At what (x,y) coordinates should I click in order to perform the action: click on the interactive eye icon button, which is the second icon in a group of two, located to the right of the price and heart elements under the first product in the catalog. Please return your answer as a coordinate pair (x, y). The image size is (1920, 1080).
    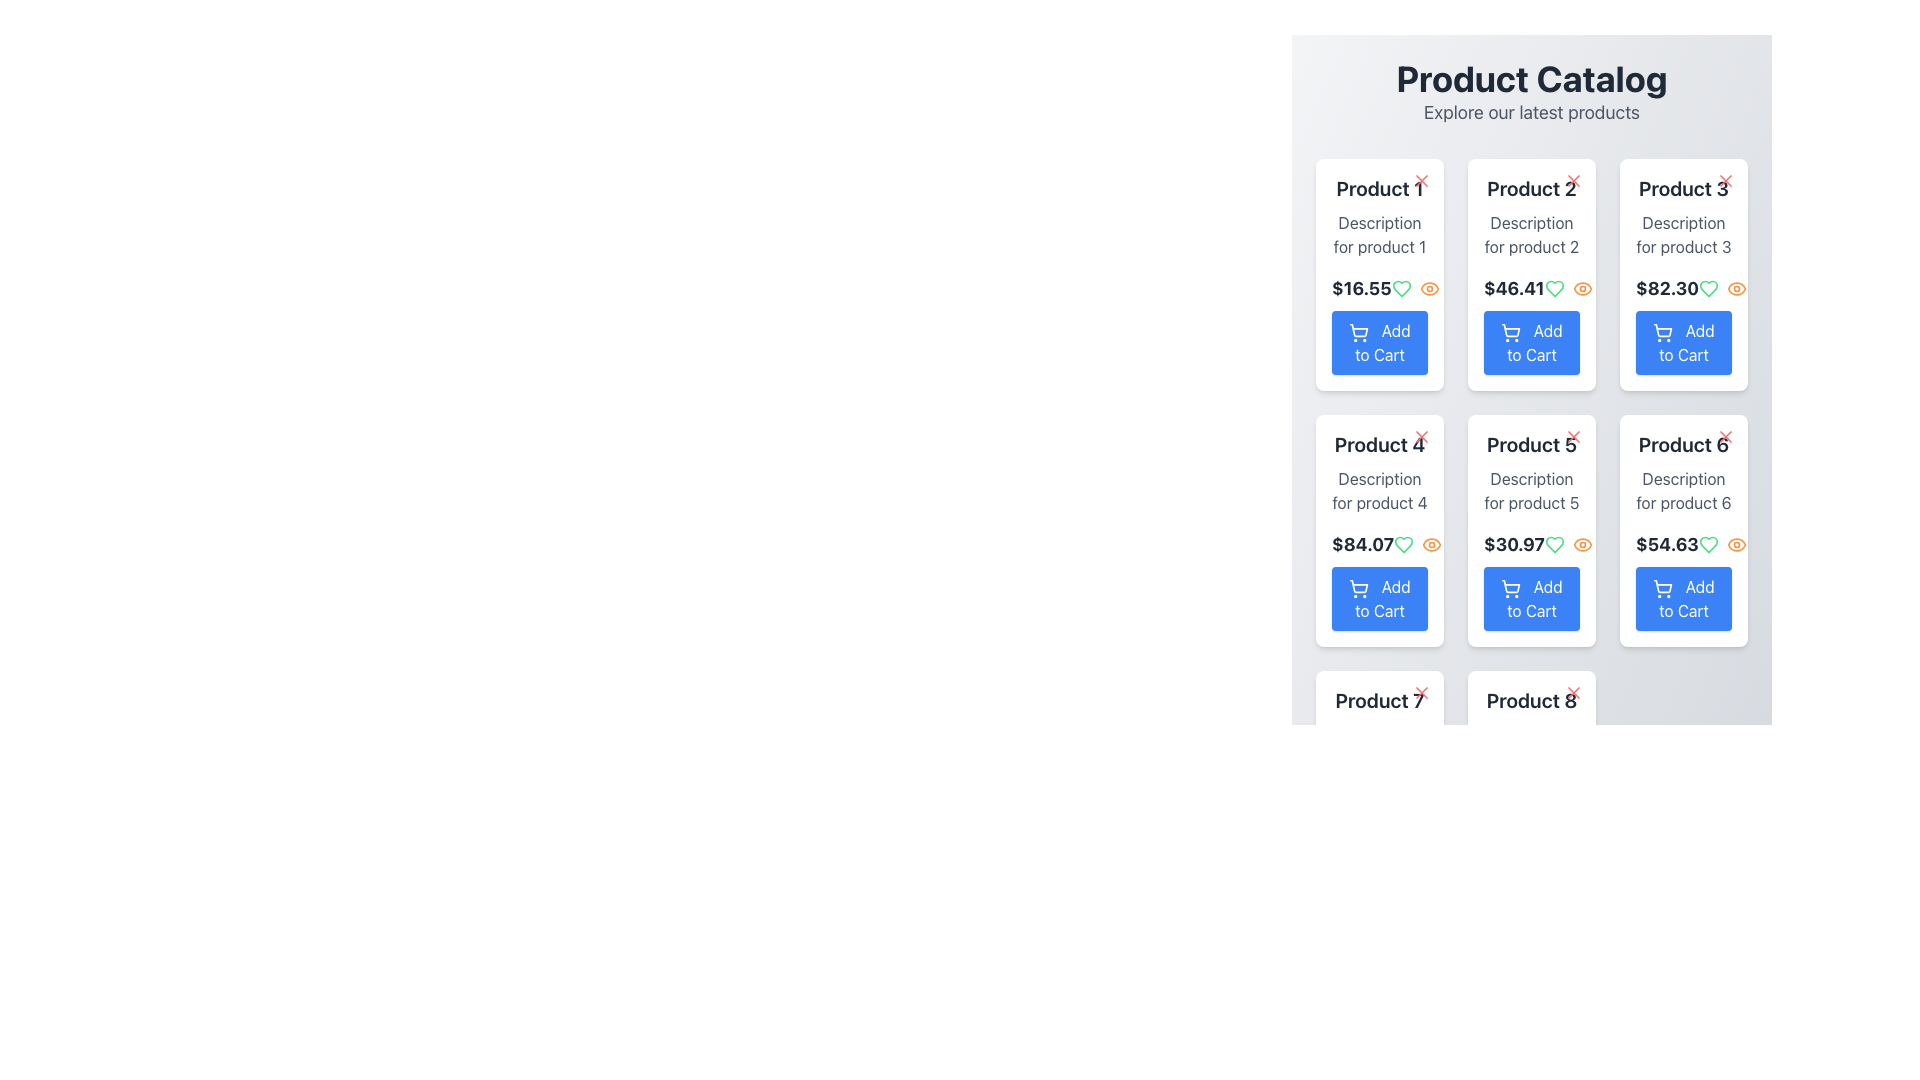
    Looking at the image, I should click on (1428, 289).